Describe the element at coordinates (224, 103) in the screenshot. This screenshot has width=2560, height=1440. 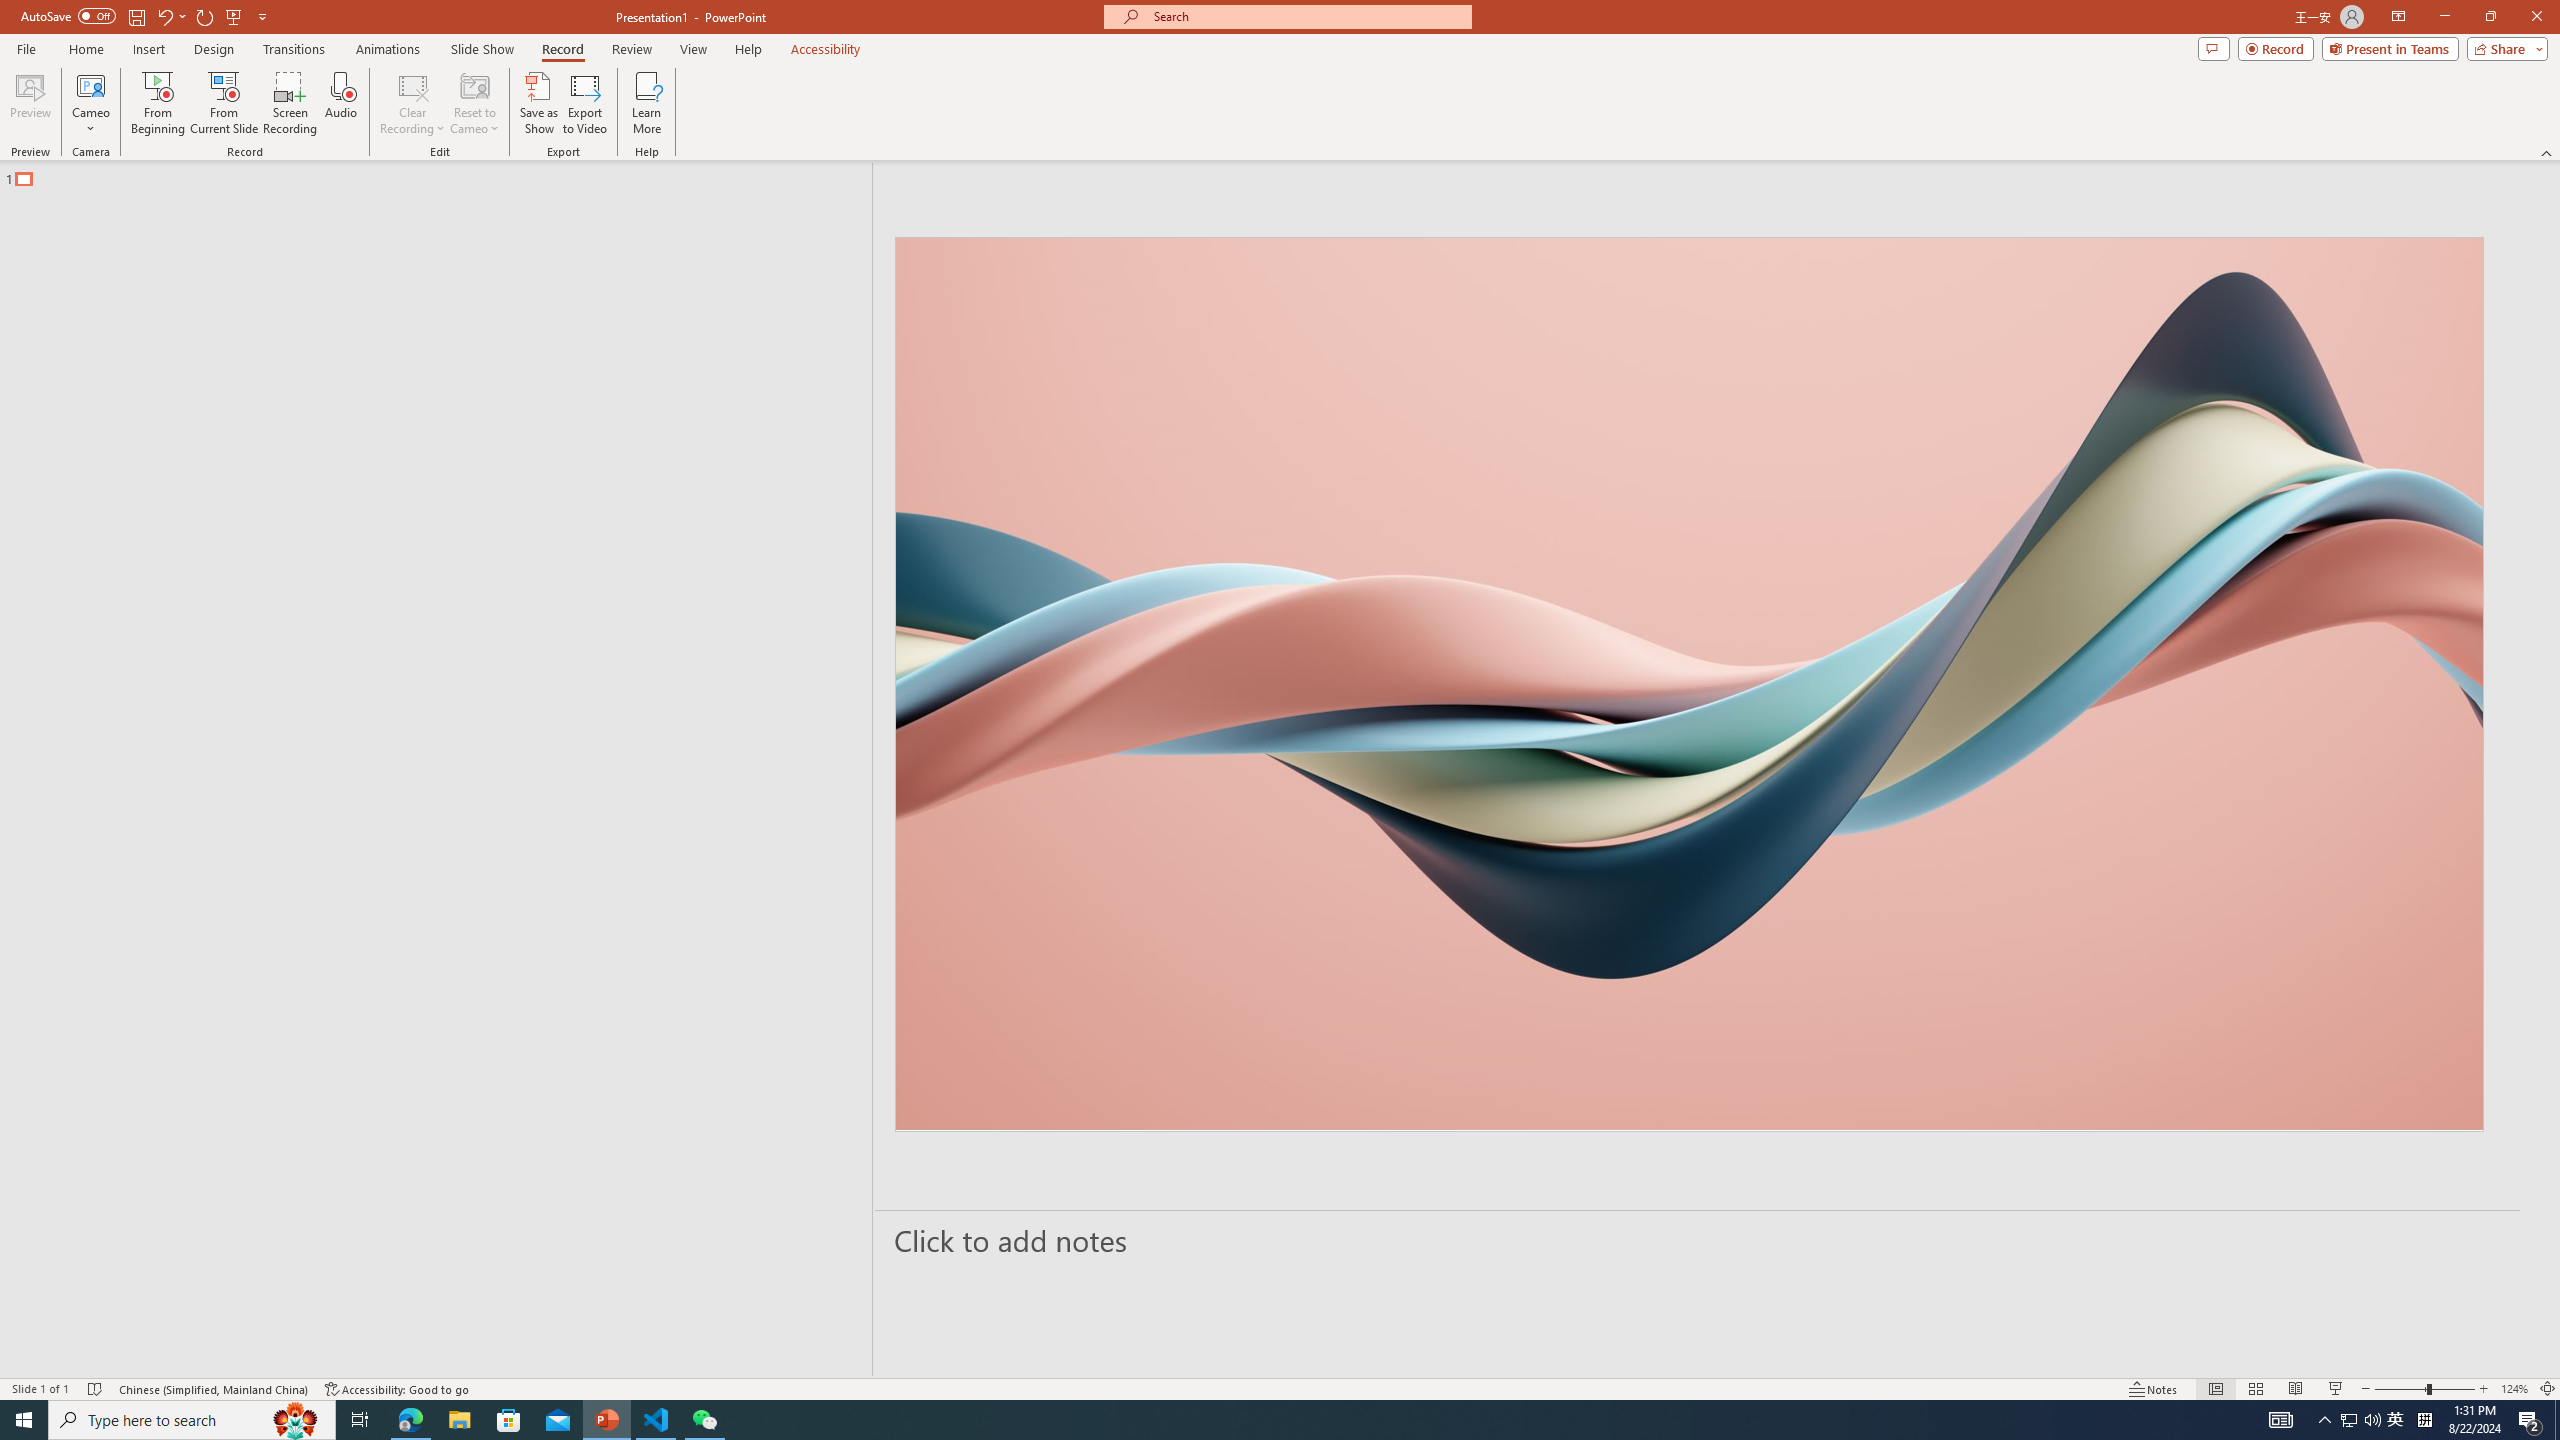
I see `'From Current Slide...'` at that location.